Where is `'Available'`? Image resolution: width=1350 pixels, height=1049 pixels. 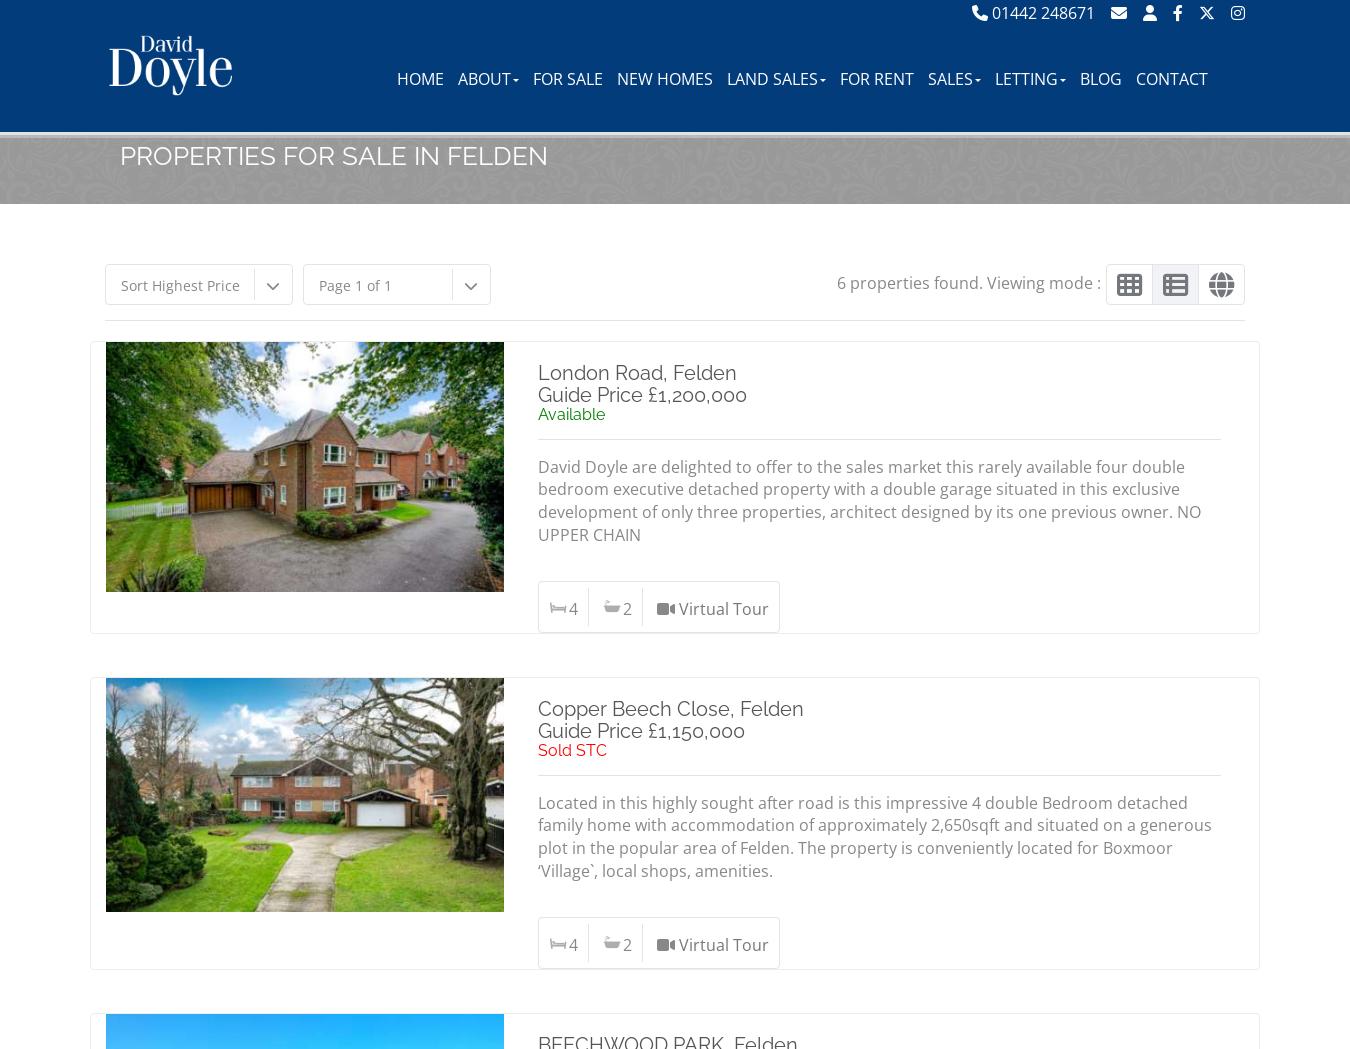 'Available' is located at coordinates (536, 413).